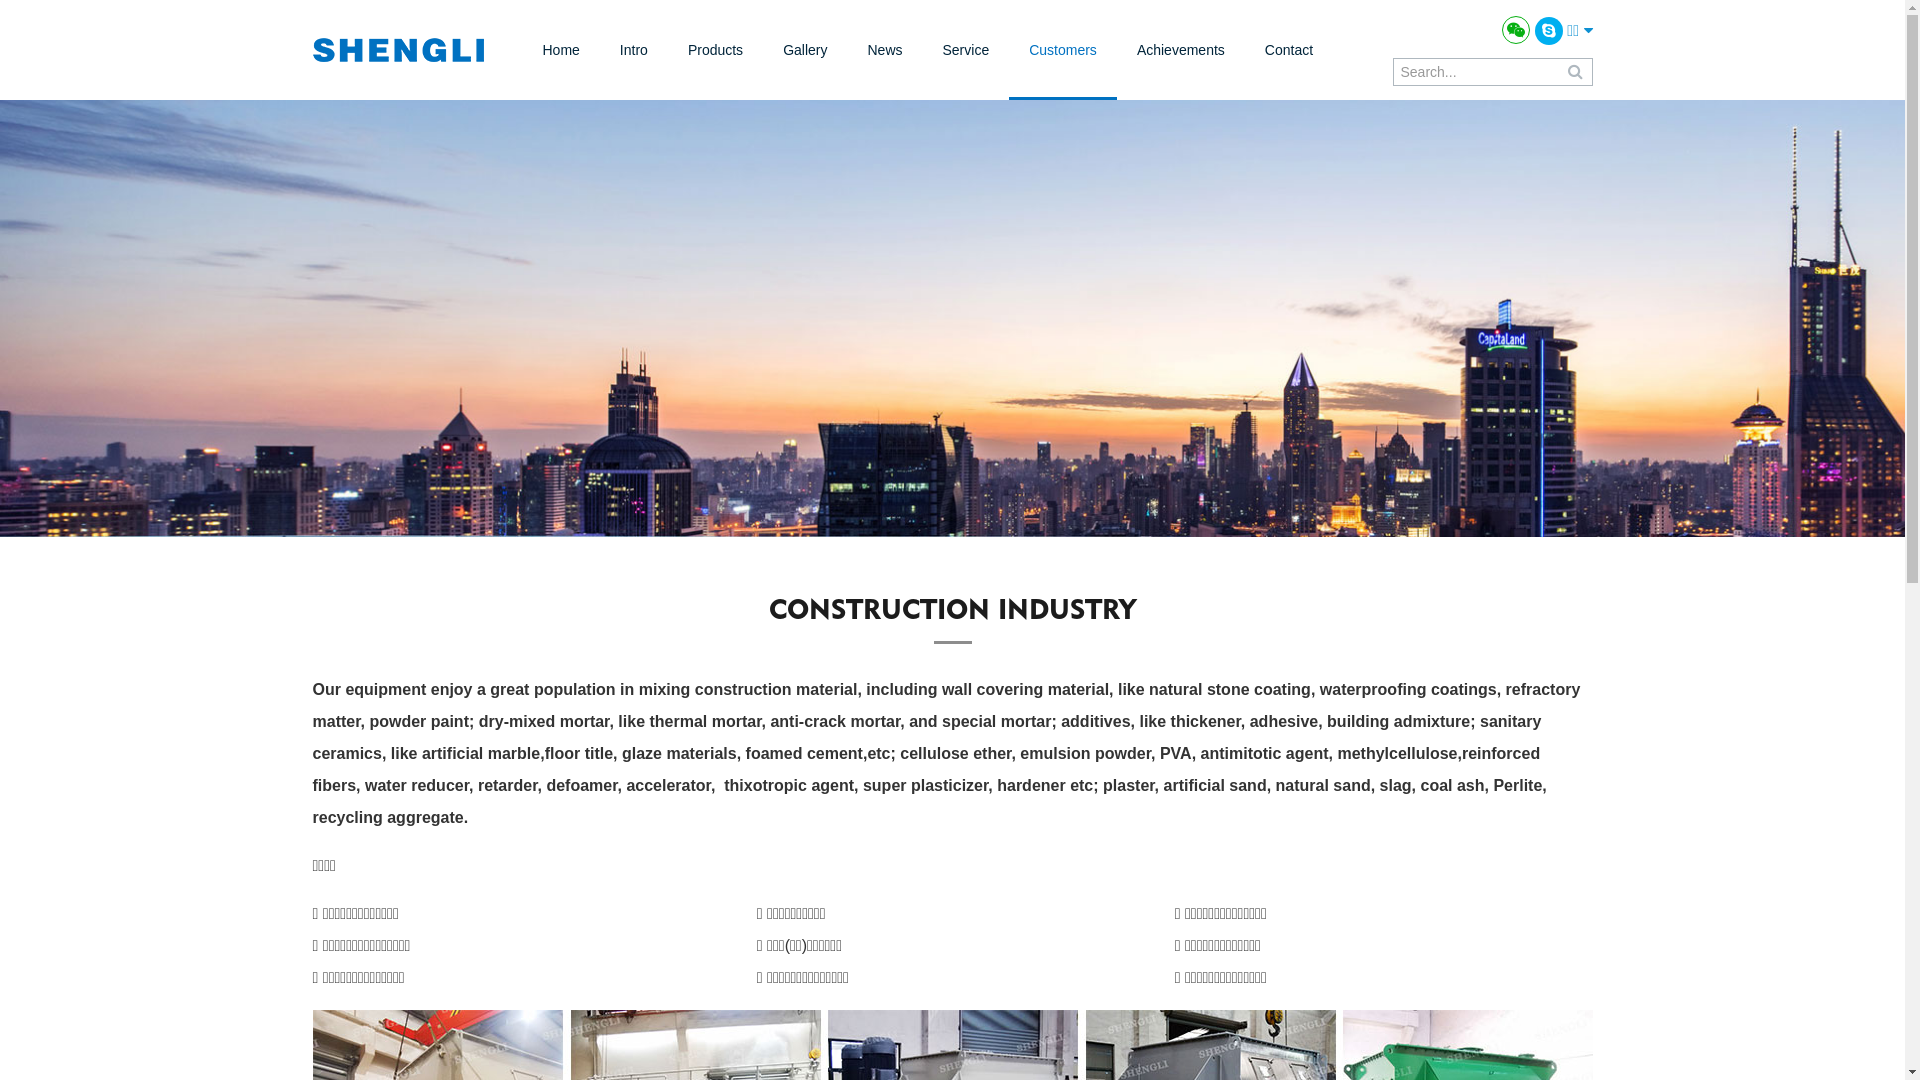 The height and width of the screenshot is (1080, 1920). I want to click on 'Service', so click(965, 49).